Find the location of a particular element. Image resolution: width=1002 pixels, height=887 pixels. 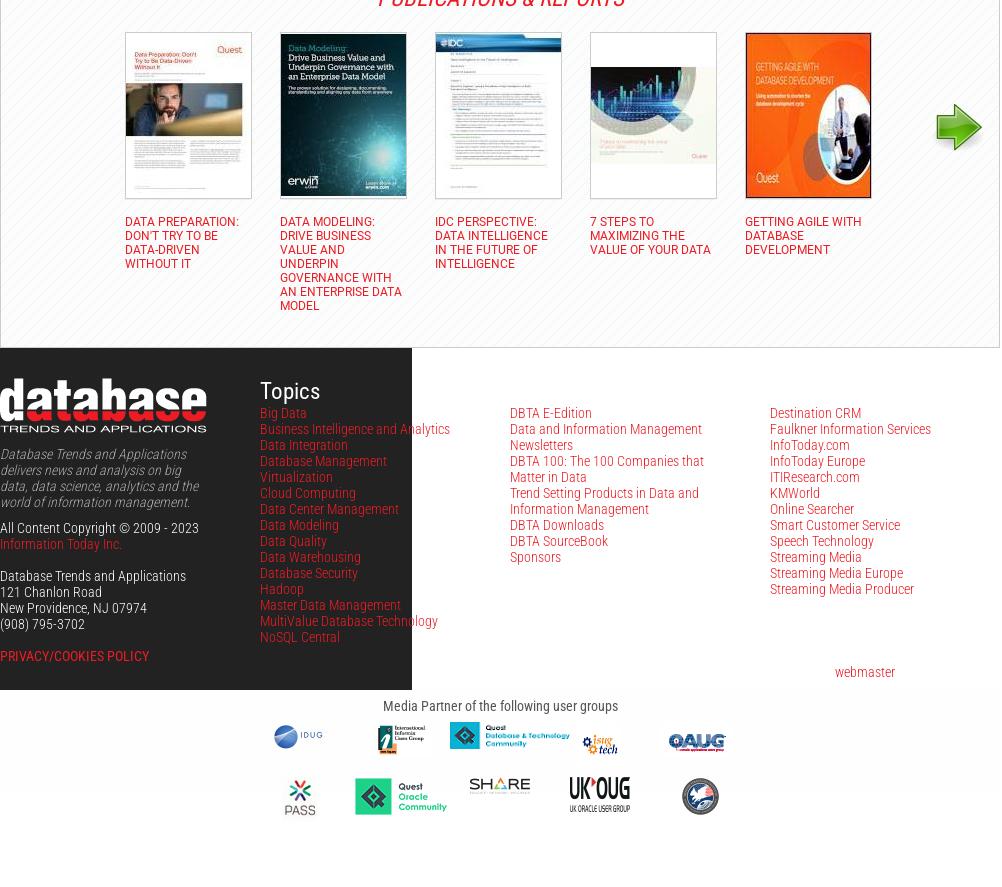

'Database Management' is located at coordinates (322, 459).